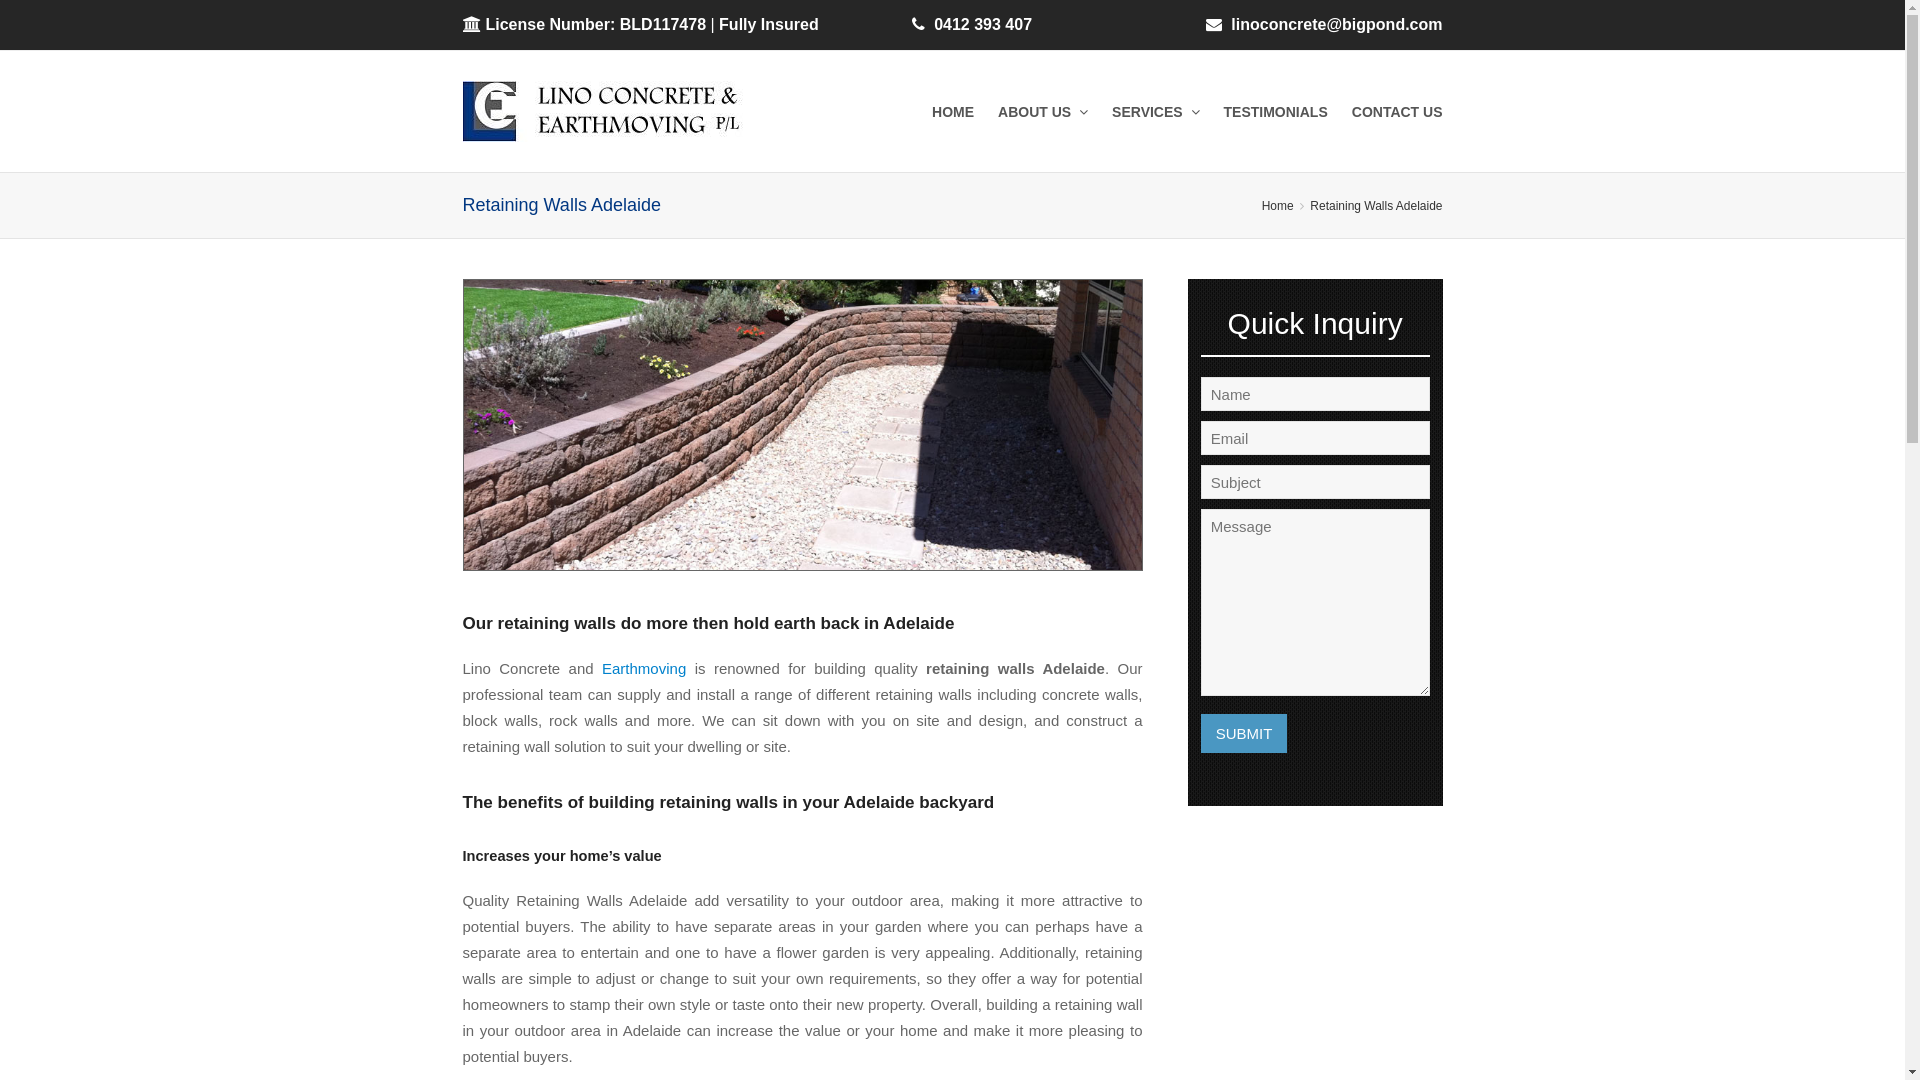  Describe the element at coordinates (600, 668) in the screenshot. I see `'Earthmoving'` at that location.